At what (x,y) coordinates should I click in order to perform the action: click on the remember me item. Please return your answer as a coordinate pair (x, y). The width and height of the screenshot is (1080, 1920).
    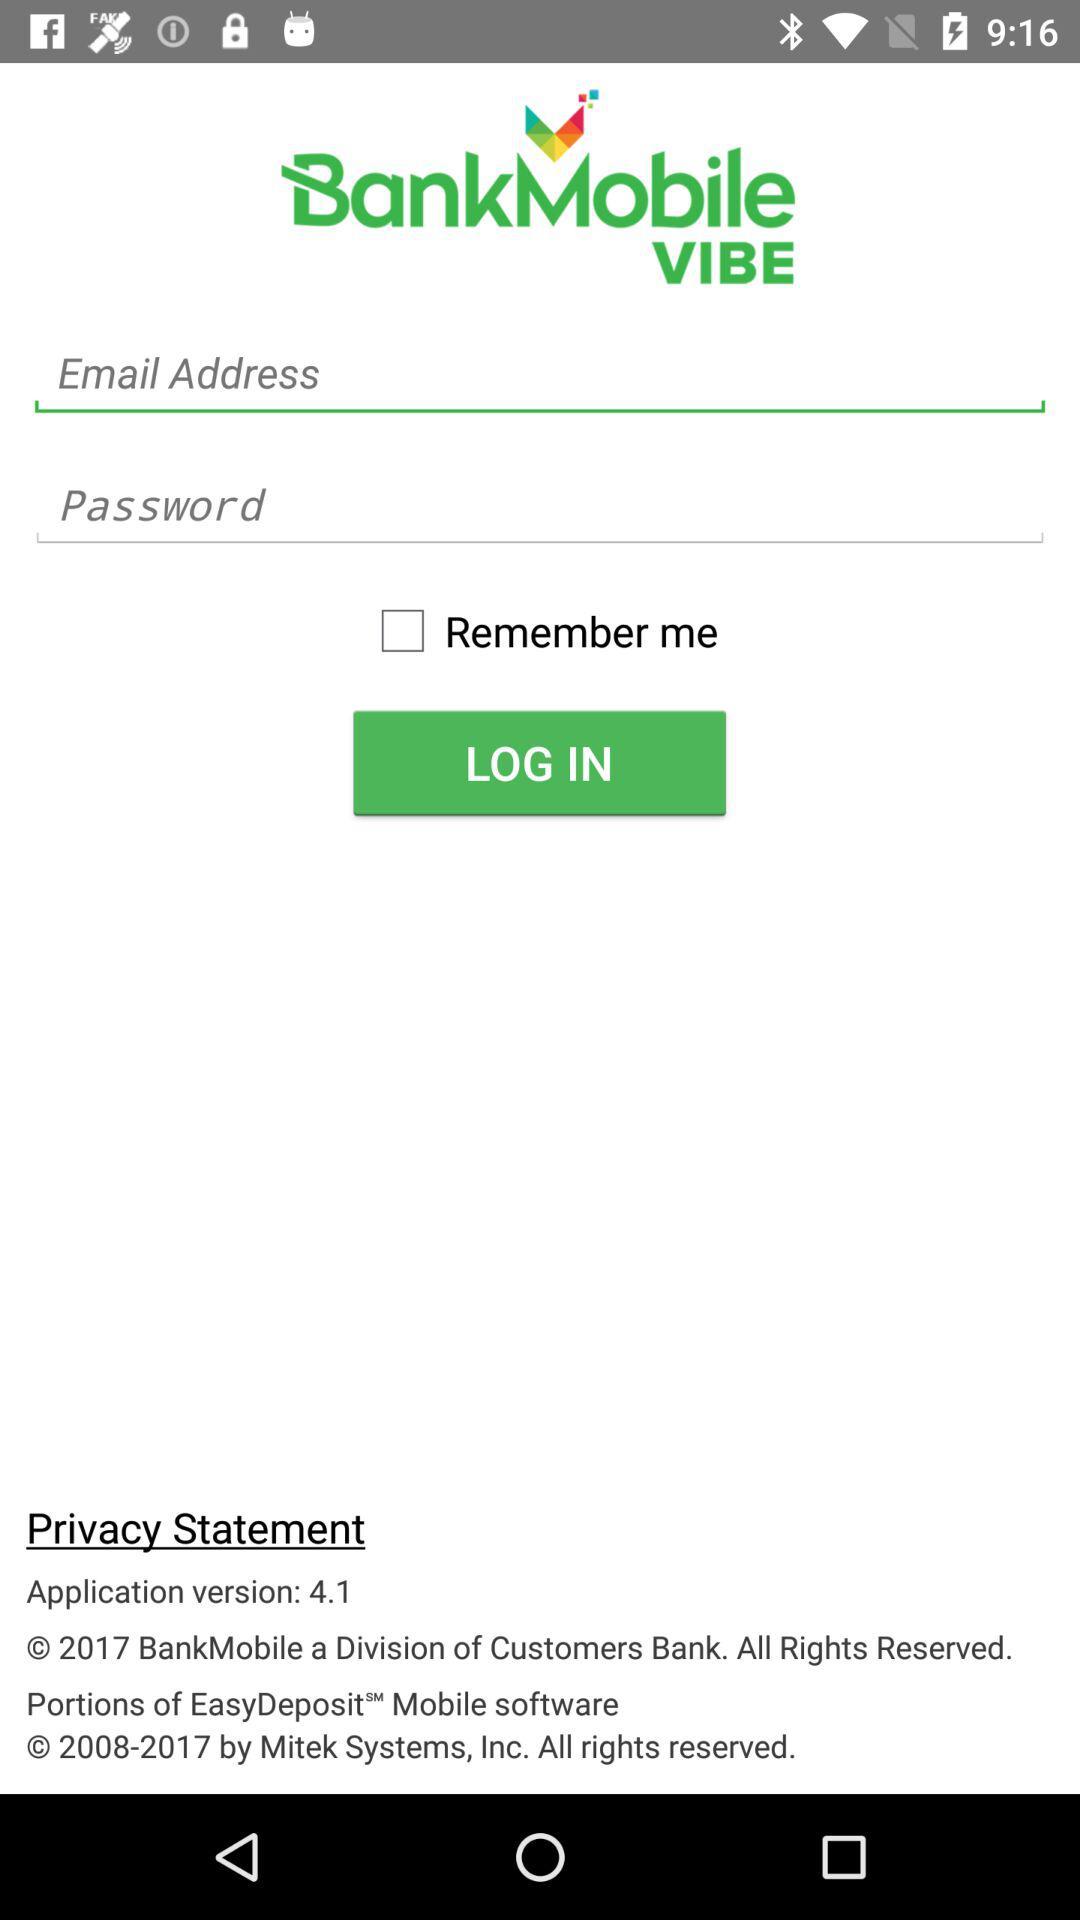
    Looking at the image, I should click on (538, 629).